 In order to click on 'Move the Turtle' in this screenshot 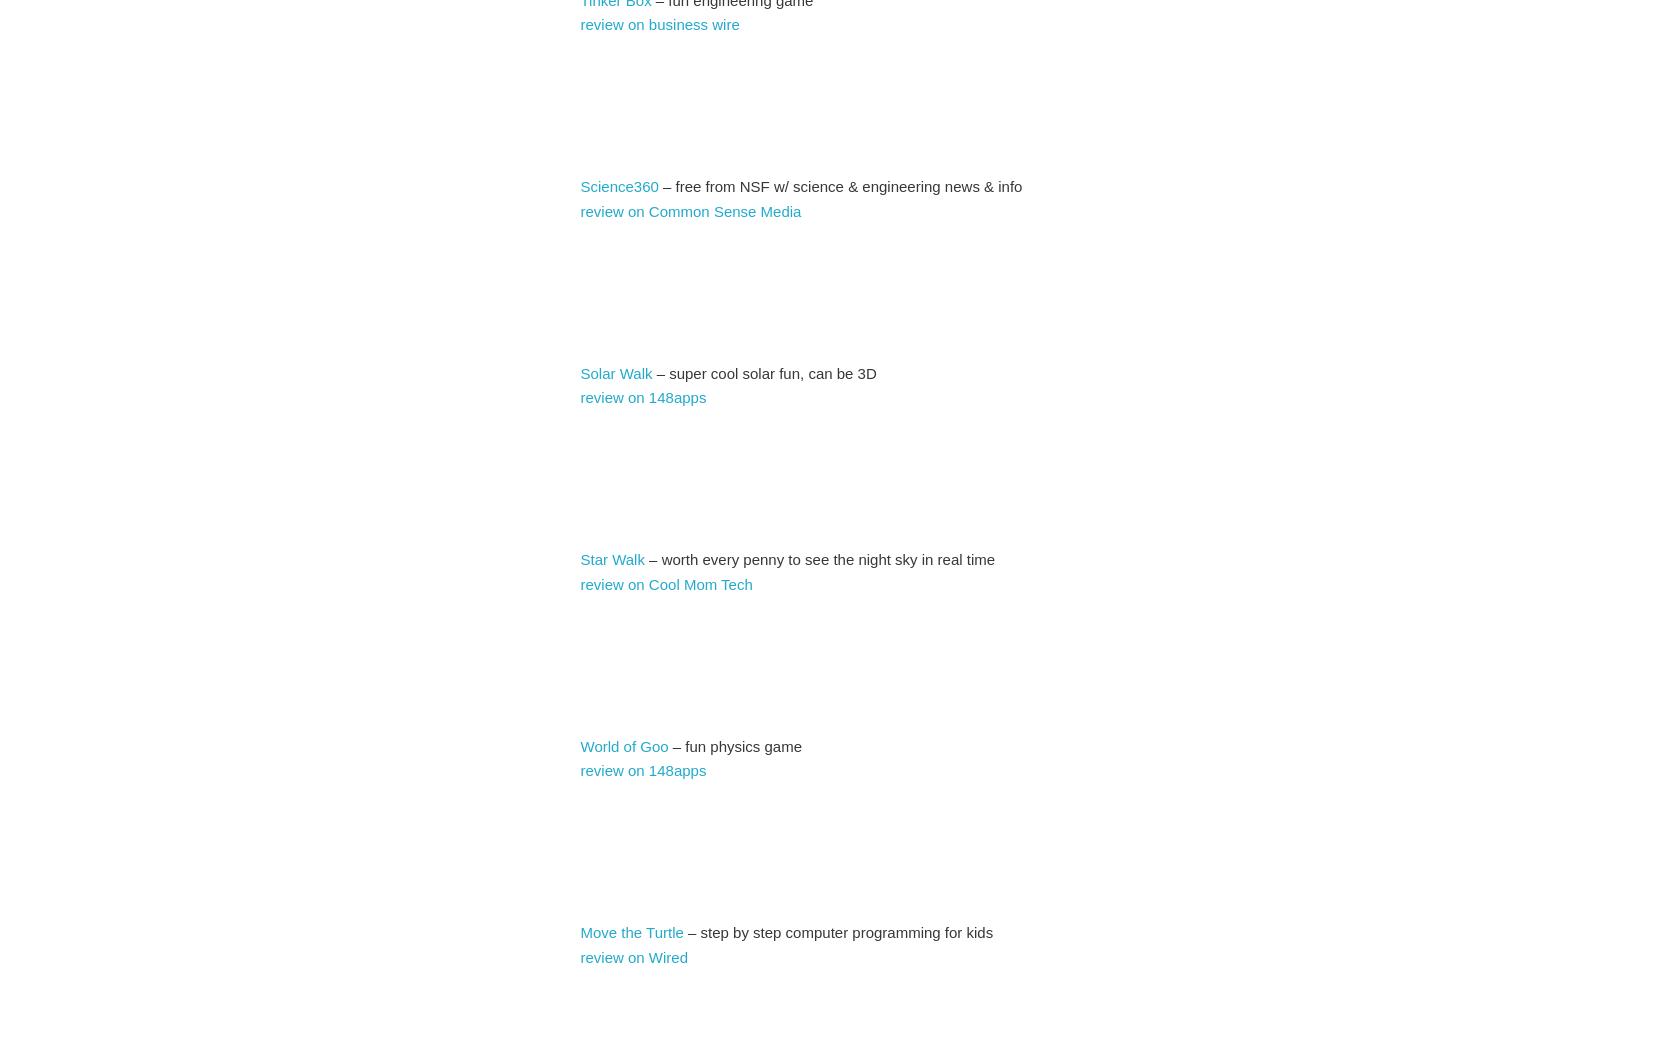, I will do `click(579, 931)`.